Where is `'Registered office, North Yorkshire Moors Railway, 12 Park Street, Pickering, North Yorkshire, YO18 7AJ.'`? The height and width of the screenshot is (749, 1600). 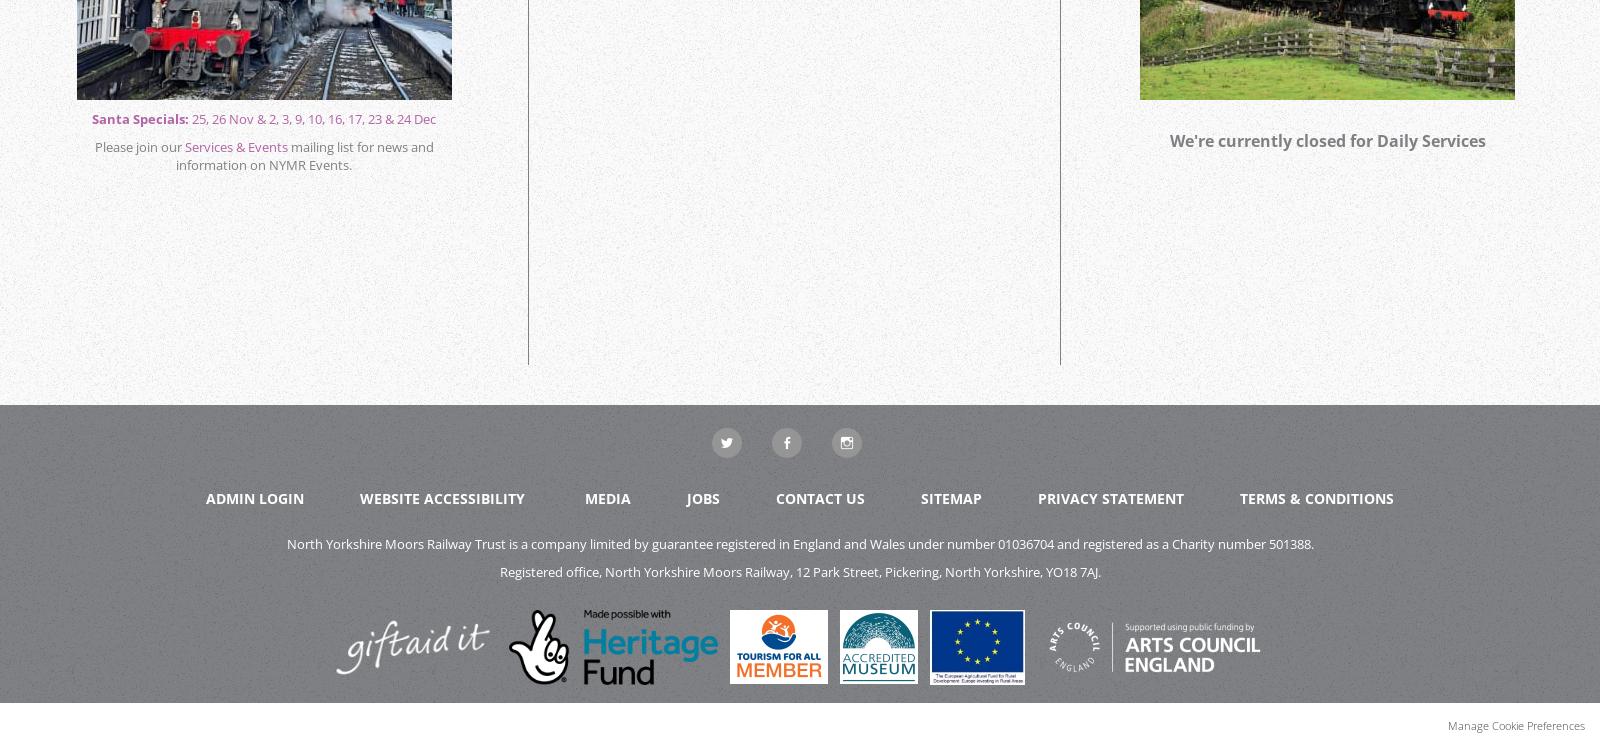
'Registered office, North Yorkshire Moors Railway, 12 Park Street, Pickering, North Yorkshire, YO18 7AJ.' is located at coordinates (799, 572).